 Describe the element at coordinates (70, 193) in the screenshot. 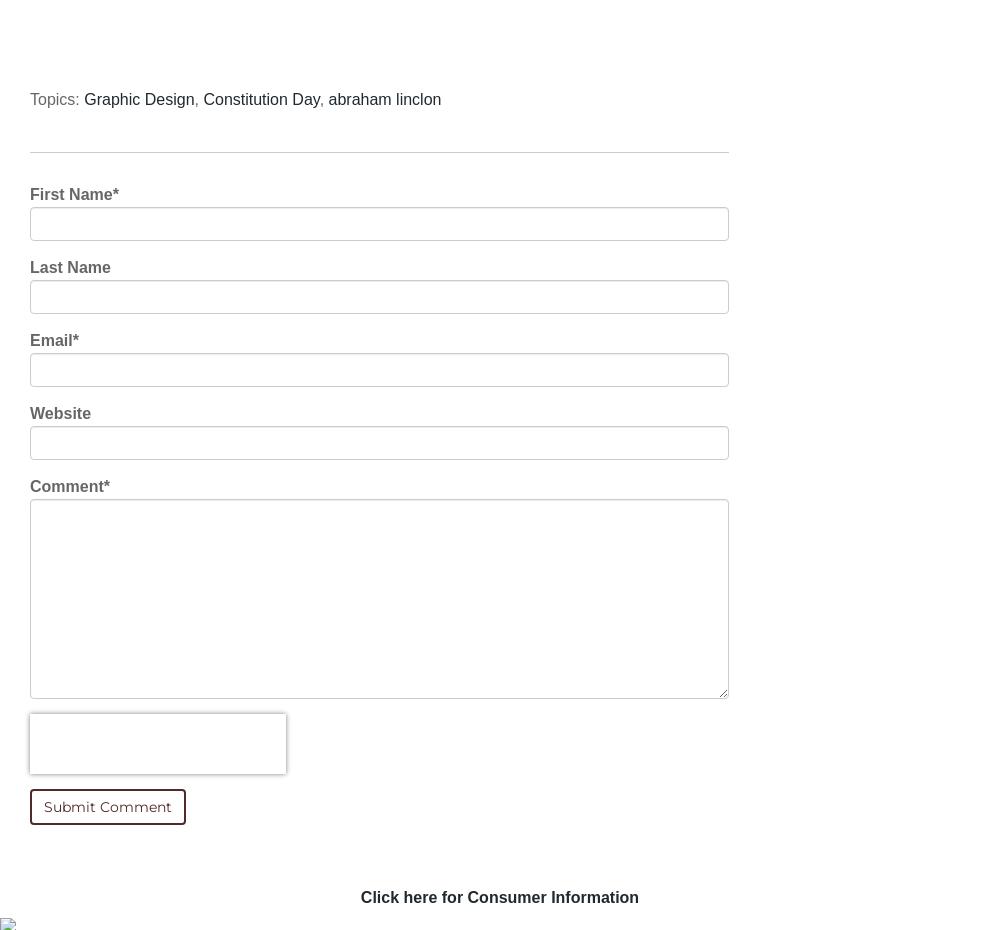

I see `'First Name'` at that location.